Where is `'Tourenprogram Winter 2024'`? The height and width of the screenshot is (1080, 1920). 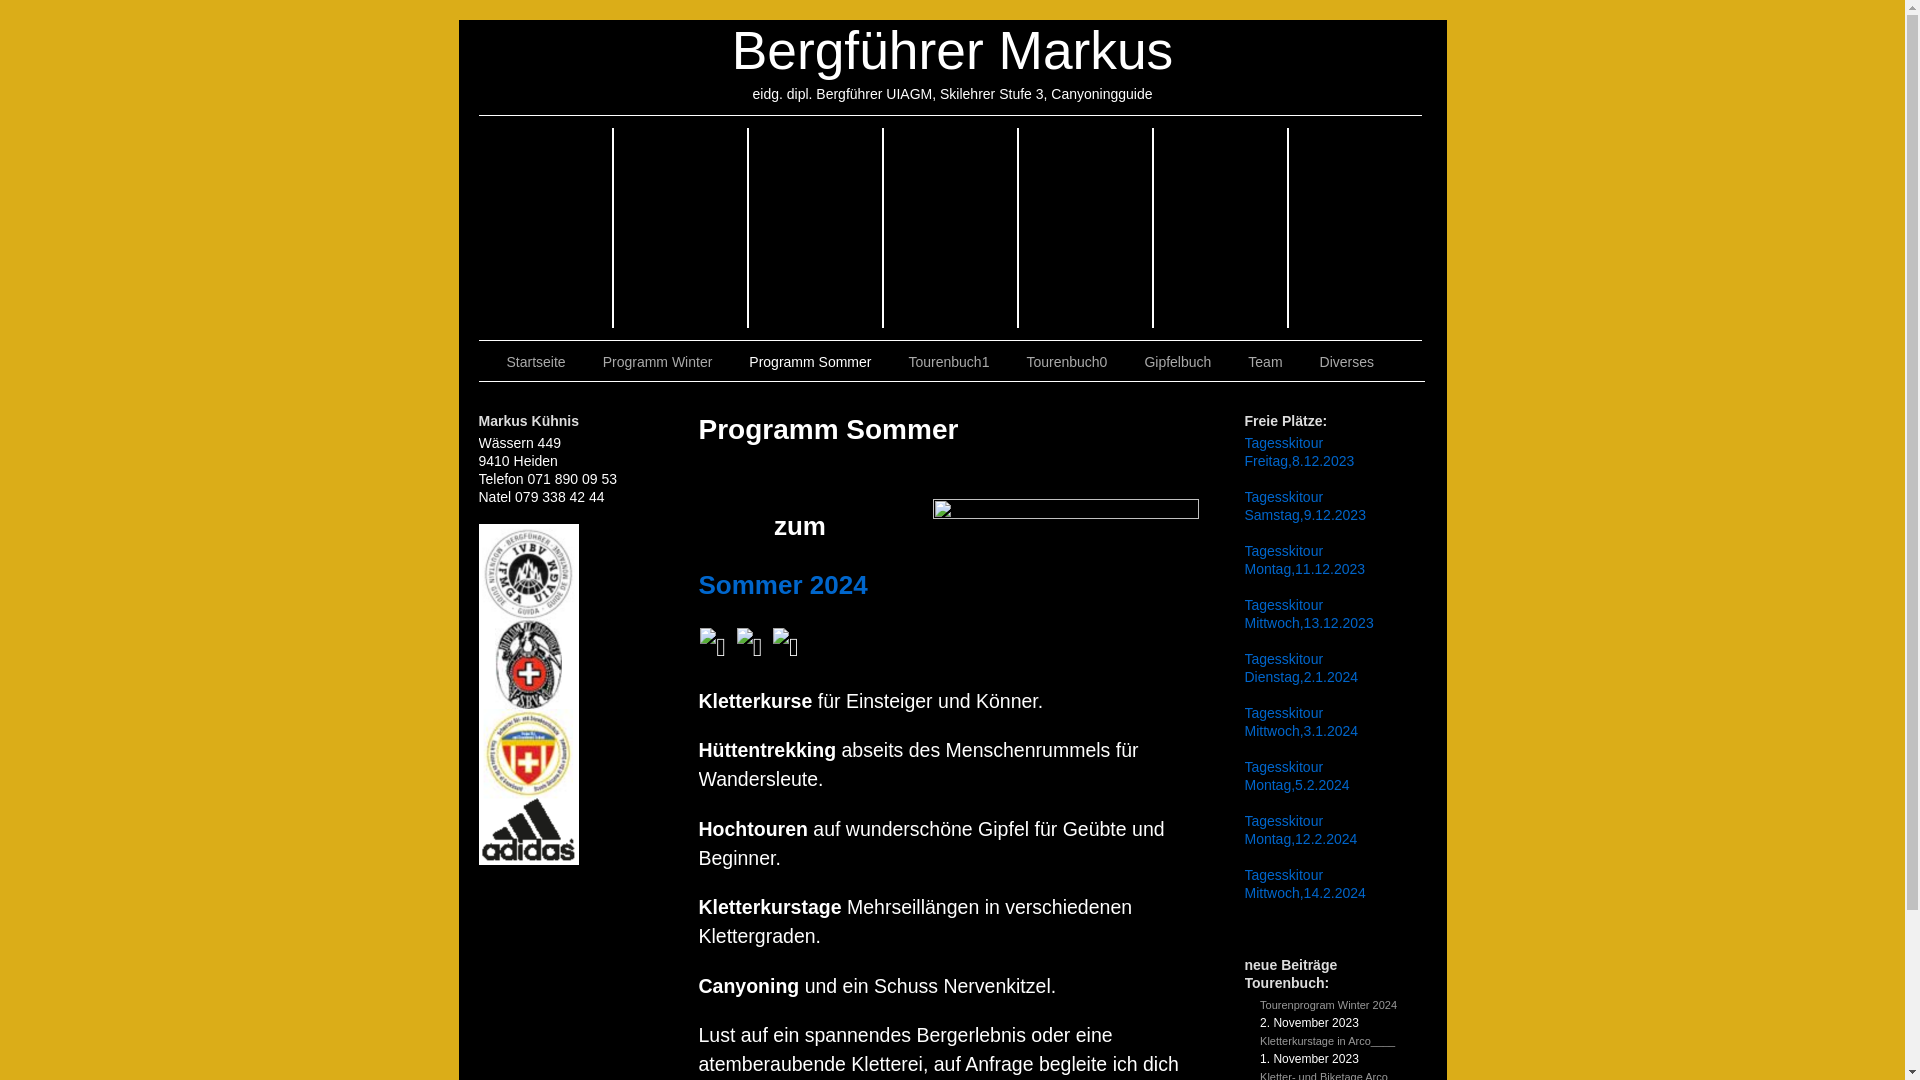
'Tourenprogram Winter 2024' is located at coordinates (1328, 1005).